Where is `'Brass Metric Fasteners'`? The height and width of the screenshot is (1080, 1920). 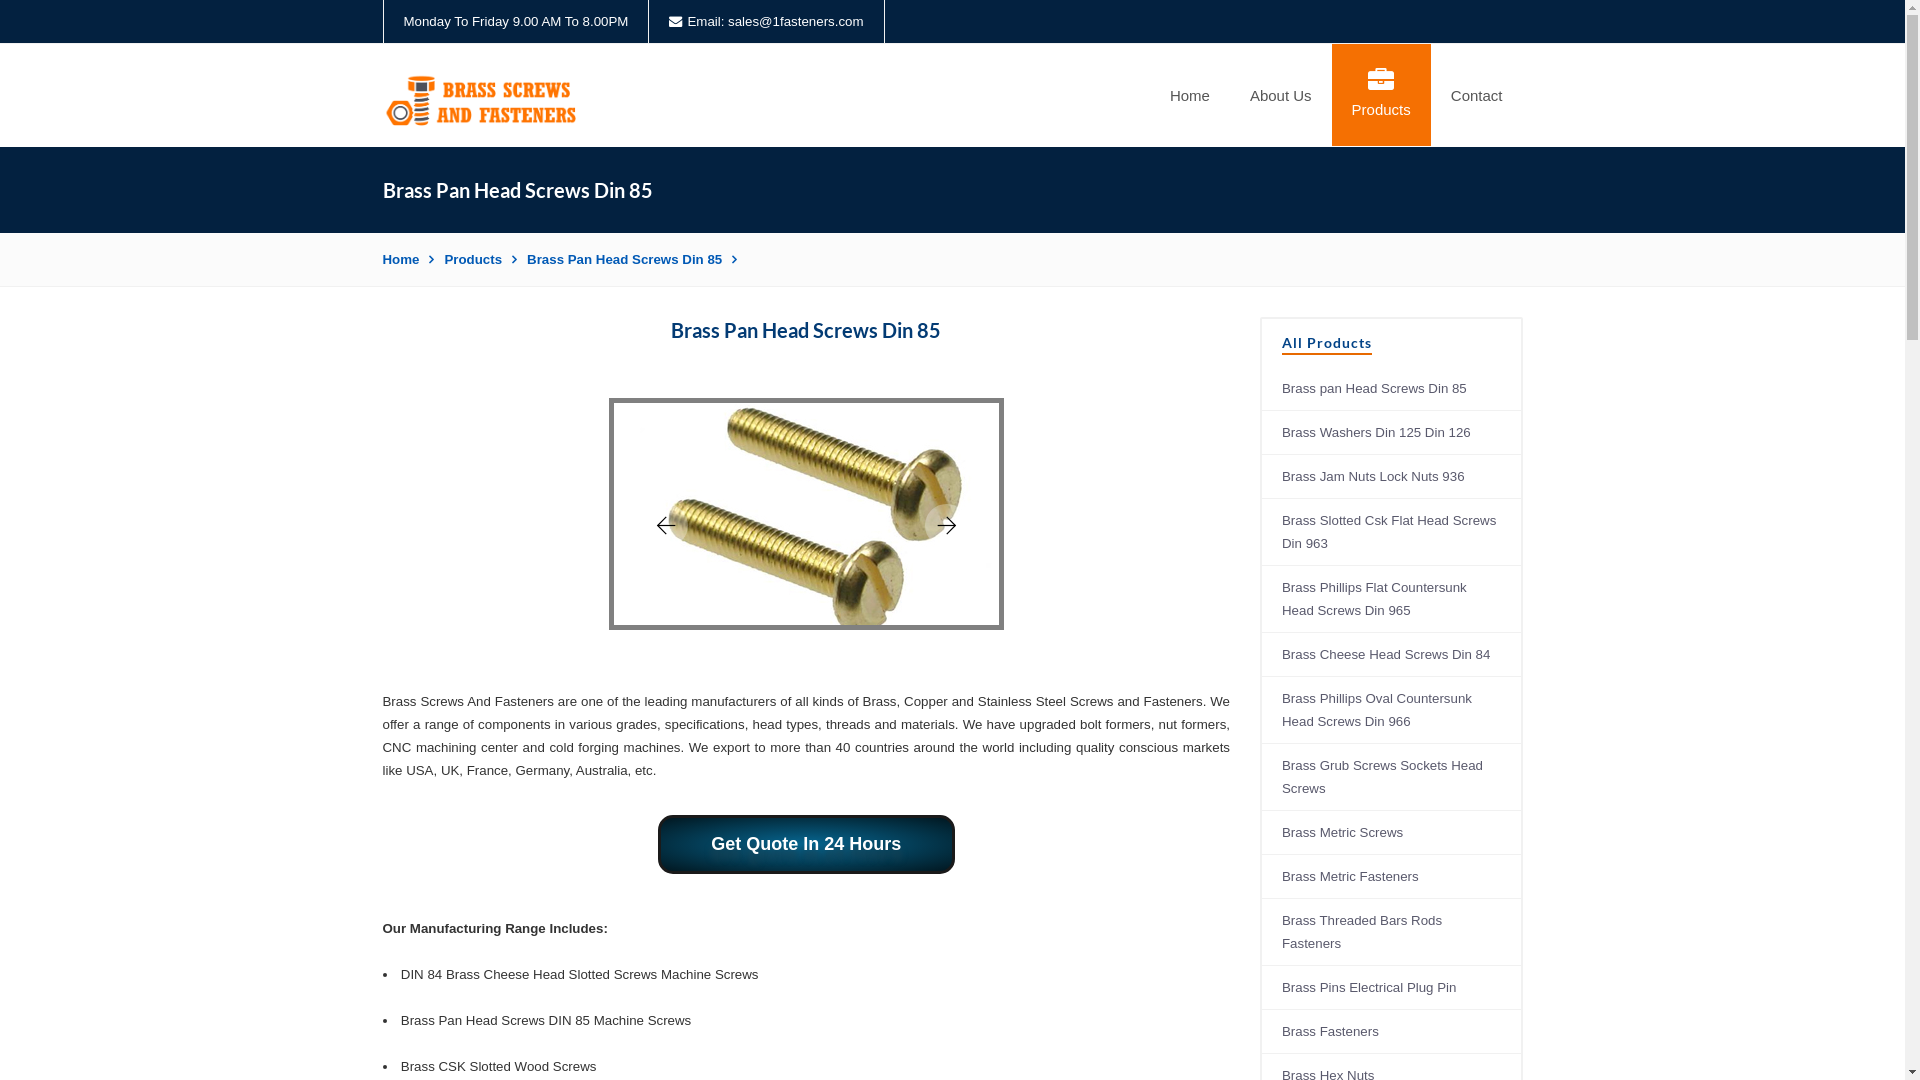
'Brass Metric Fasteners' is located at coordinates (1261, 875).